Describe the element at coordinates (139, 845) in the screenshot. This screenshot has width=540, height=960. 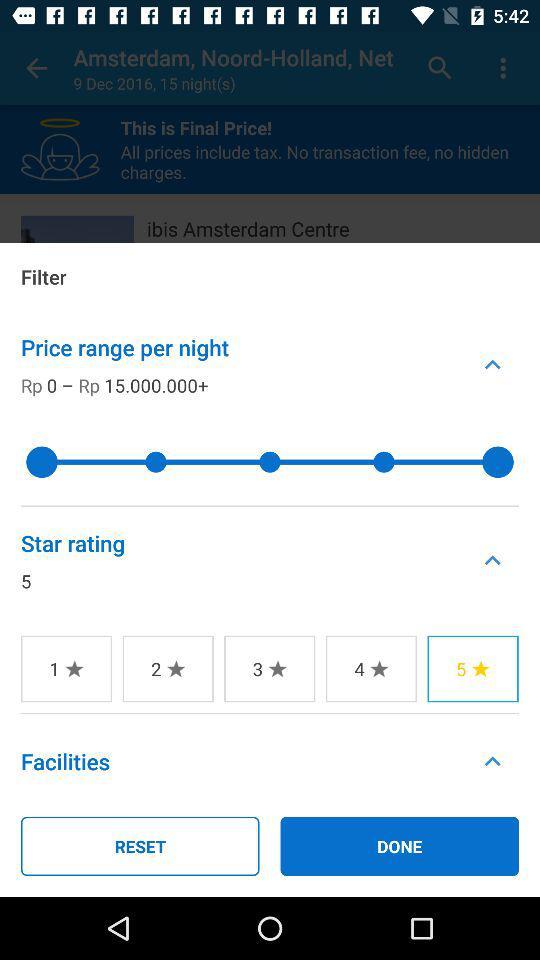
I see `icon to the left of done icon` at that location.